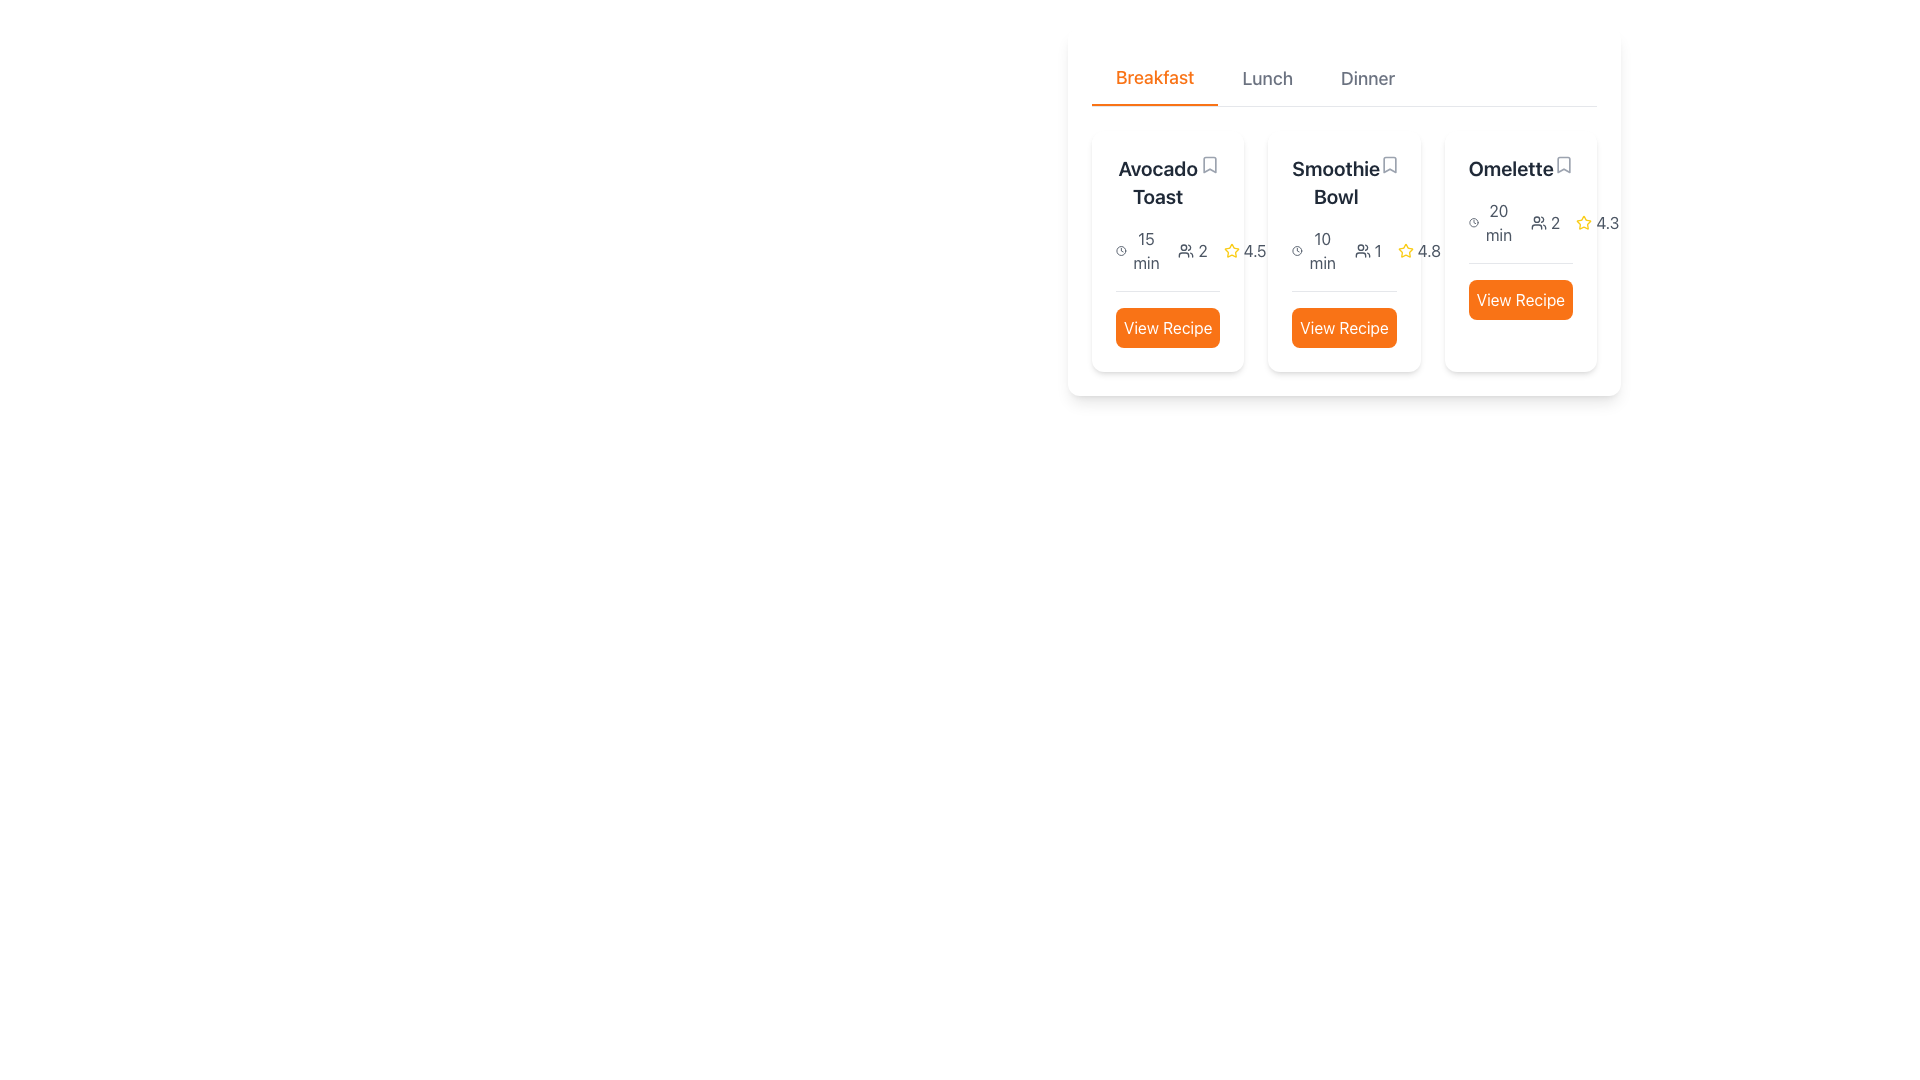 The height and width of the screenshot is (1080, 1920). What do you see at coordinates (1244, 249) in the screenshot?
I see `the numeric rating text label displaying '4.5' next to the yellow star icon in the 'Smoothie Bowl' section of the 'Breakfast' category` at bounding box center [1244, 249].